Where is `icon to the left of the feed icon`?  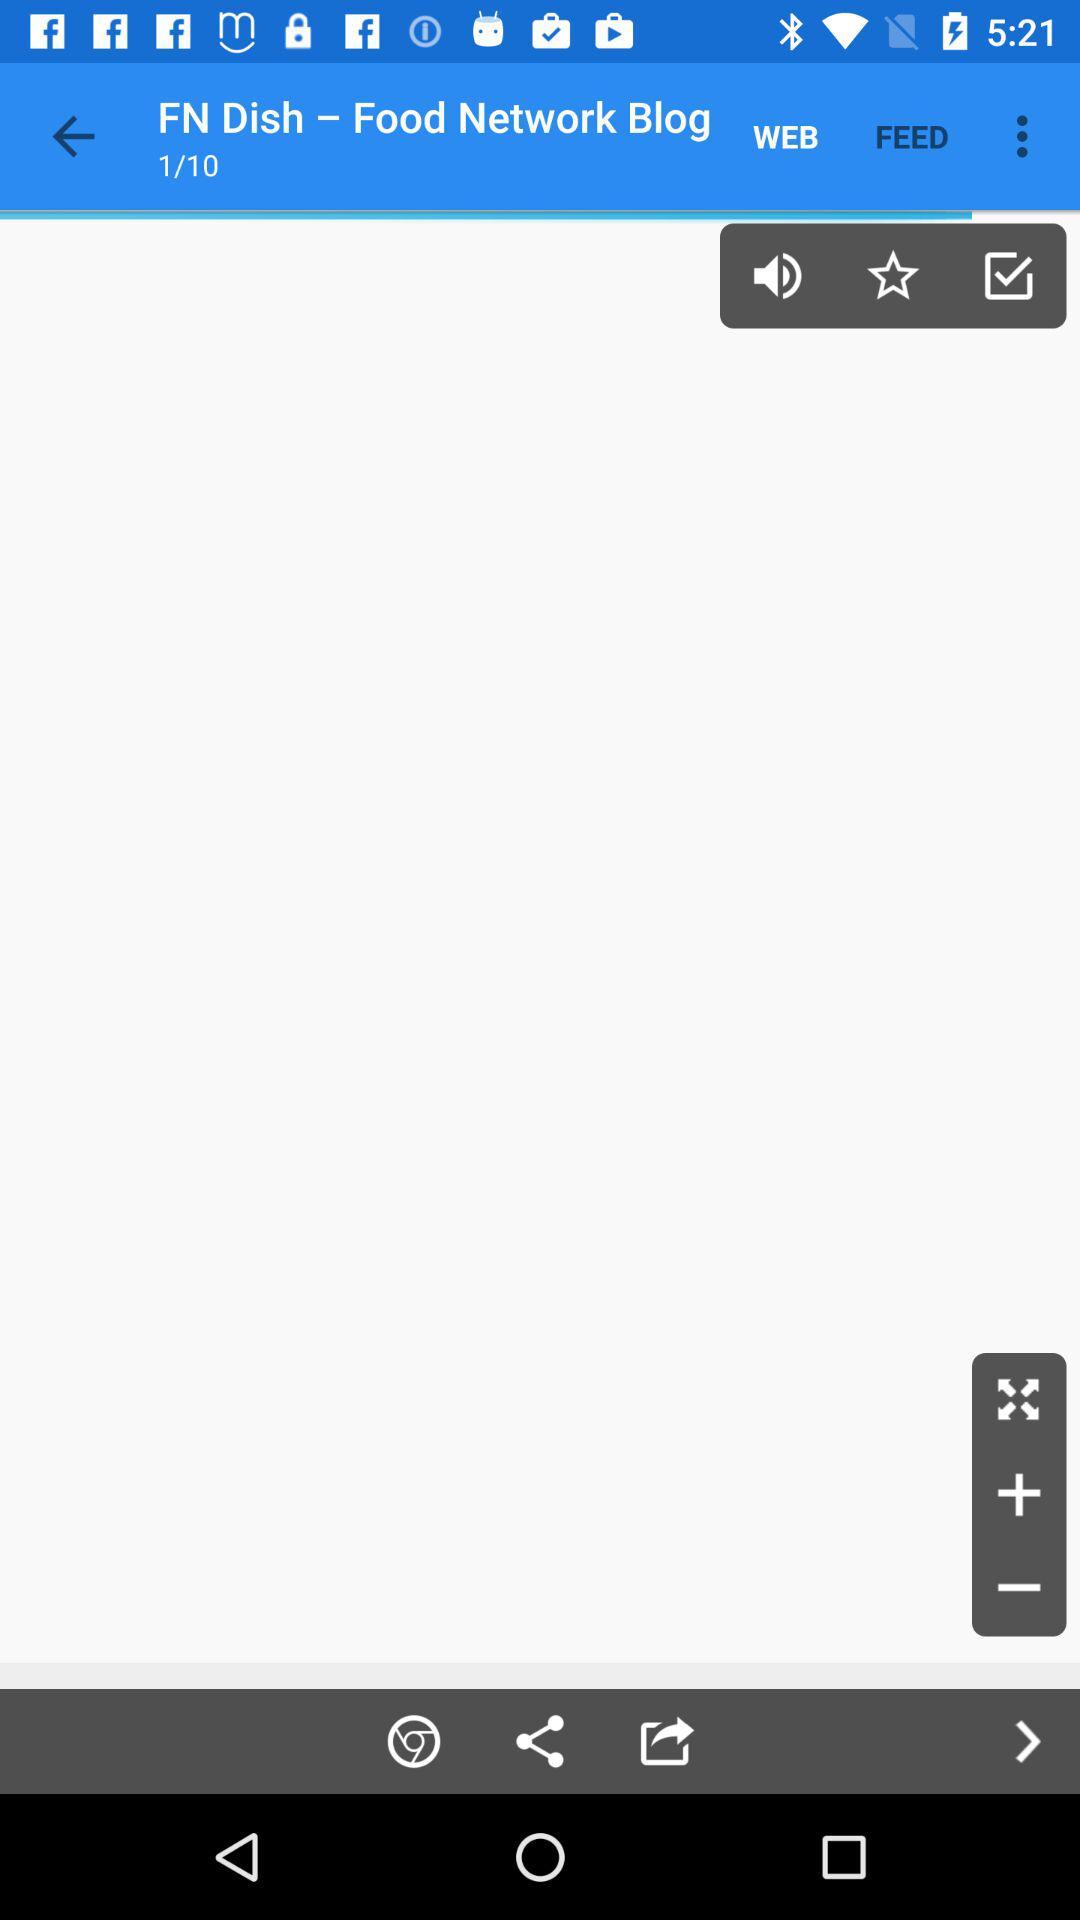
icon to the left of the feed icon is located at coordinates (785, 135).